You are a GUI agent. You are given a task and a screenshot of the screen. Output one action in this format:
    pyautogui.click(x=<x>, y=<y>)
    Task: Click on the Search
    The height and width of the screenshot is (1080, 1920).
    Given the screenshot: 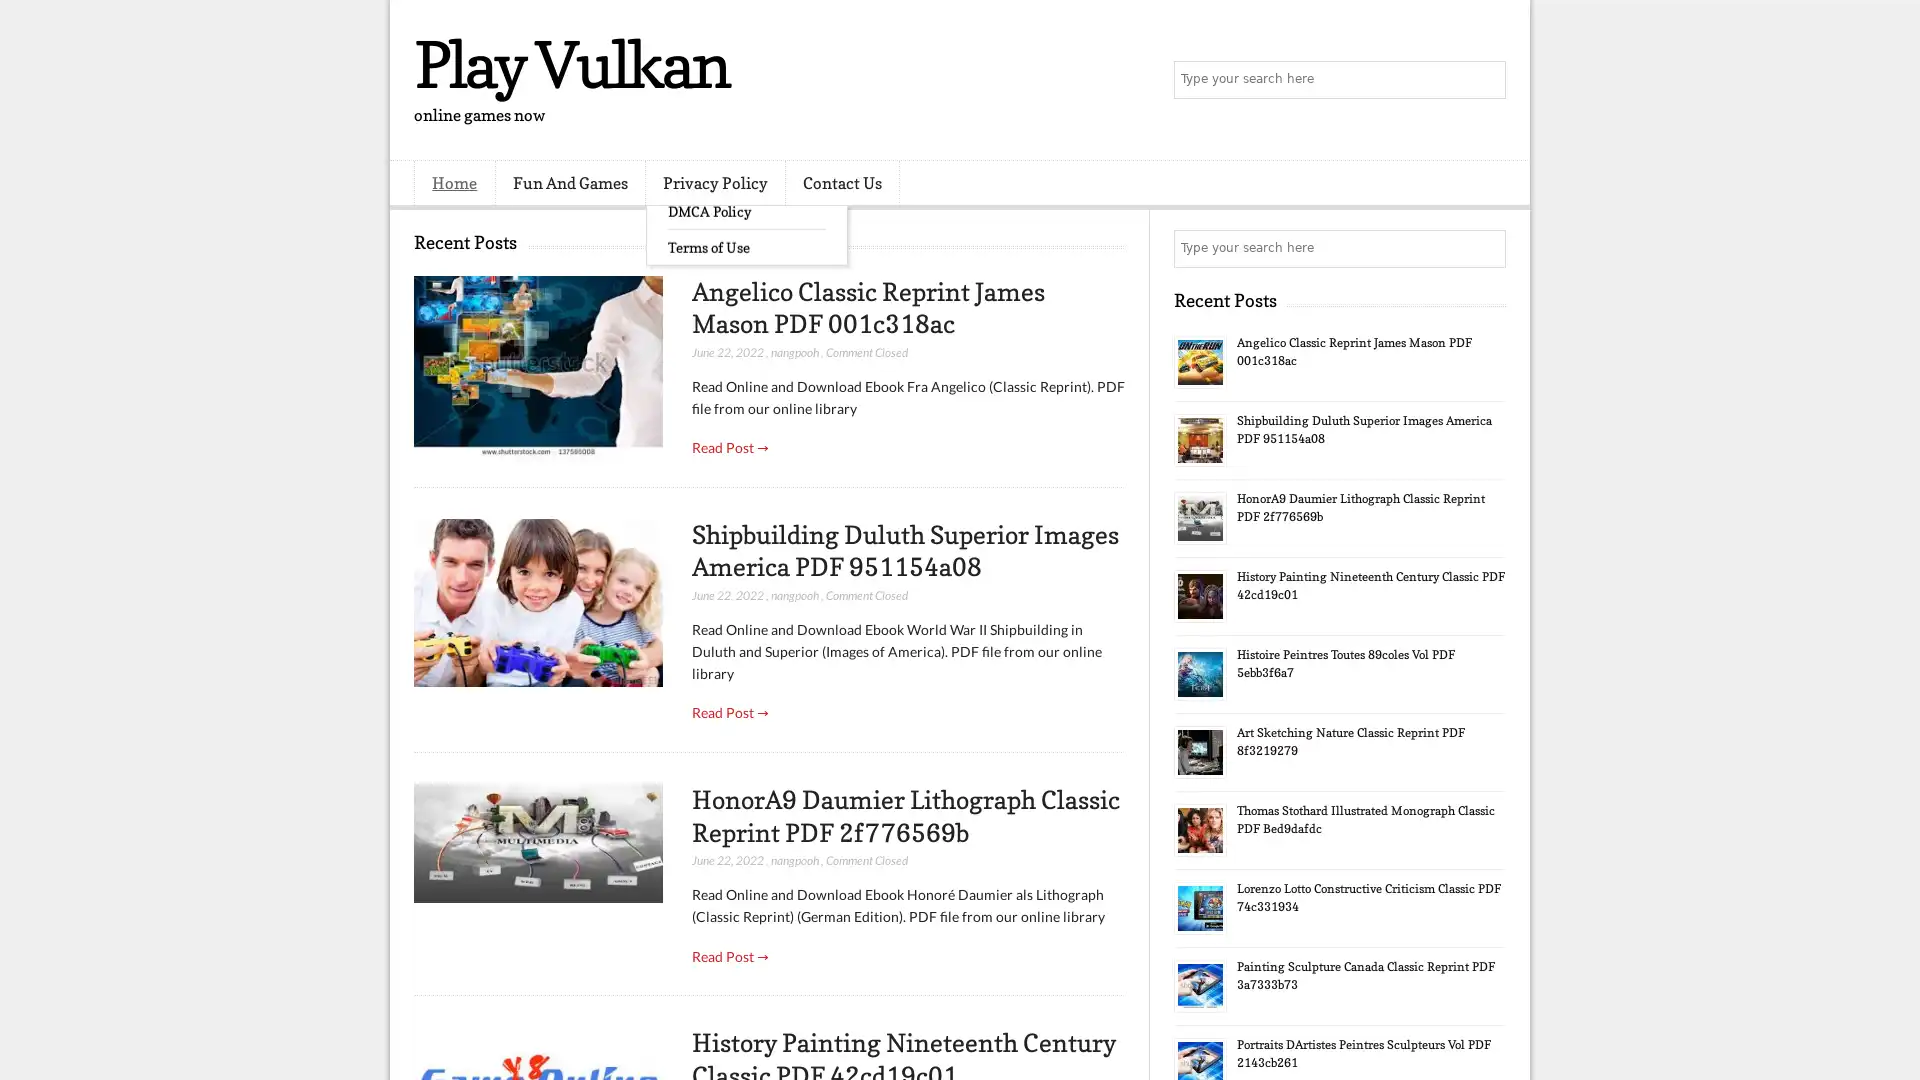 What is the action you would take?
    pyautogui.click(x=1485, y=248)
    